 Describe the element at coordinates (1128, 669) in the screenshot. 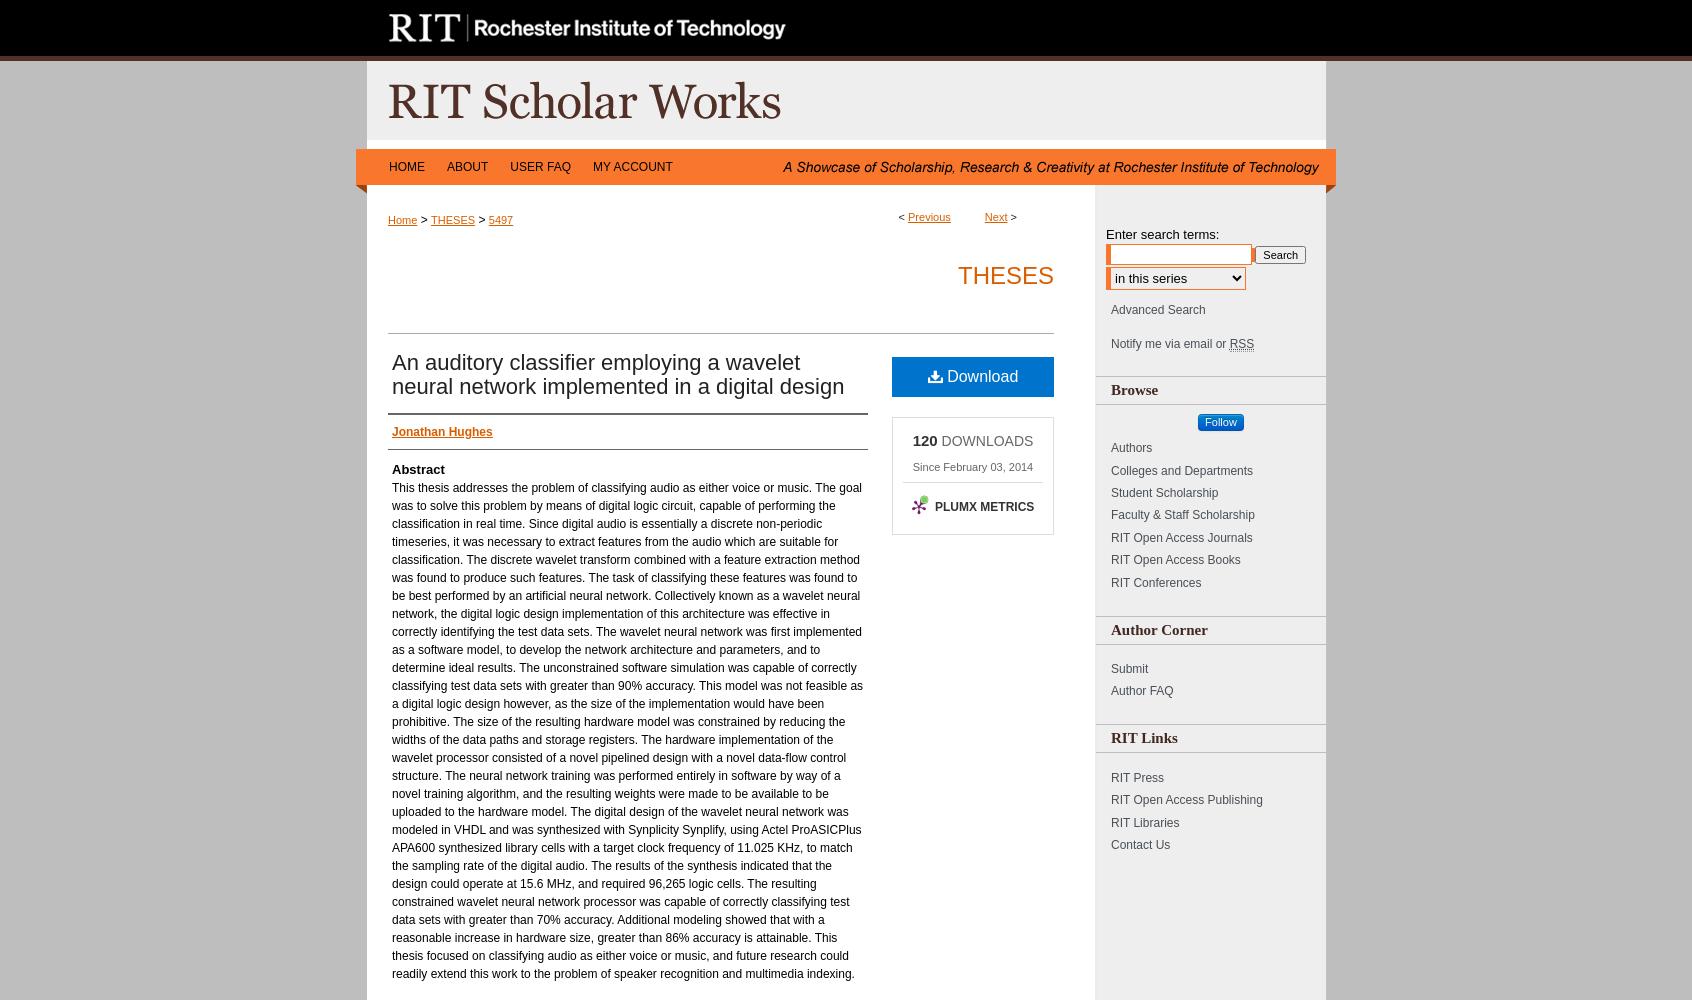

I see `'Submit'` at that location.